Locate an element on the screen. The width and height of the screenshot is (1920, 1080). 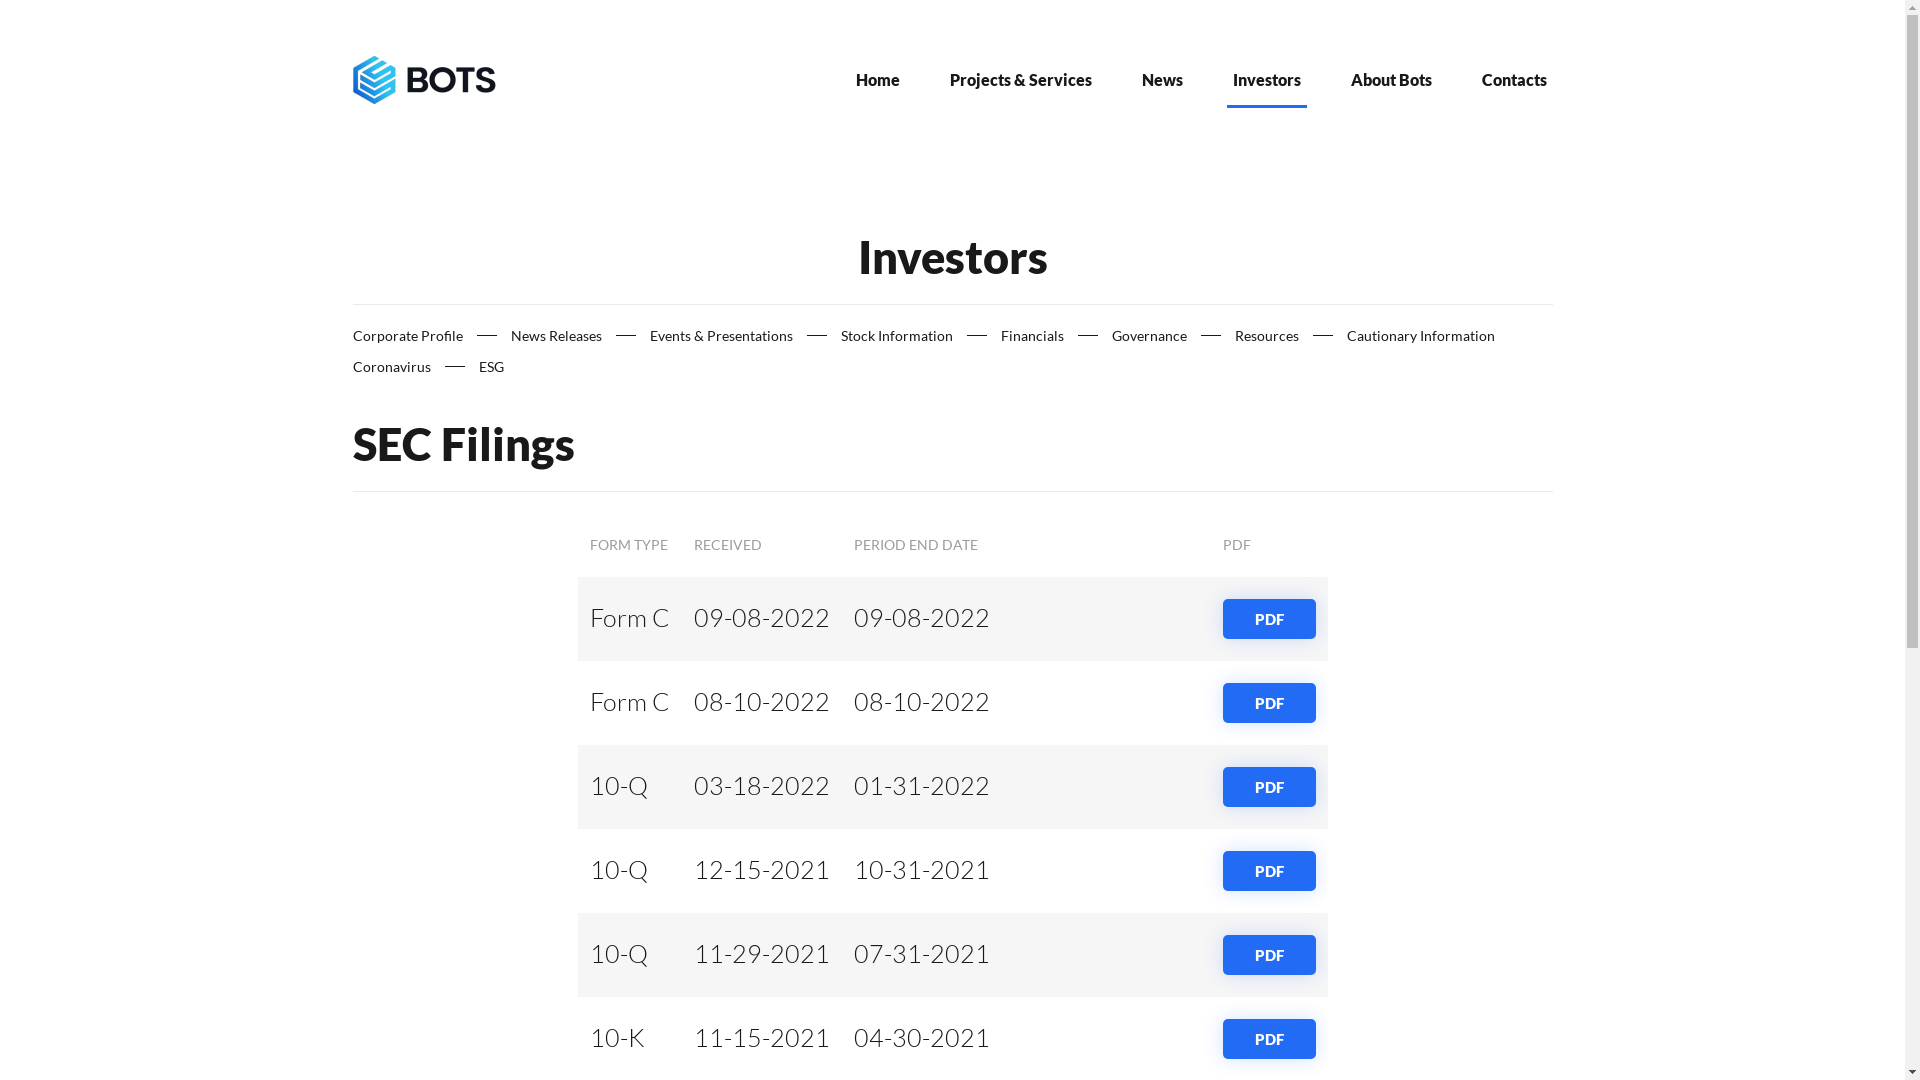
'Investors' is located at coordinates (1224, 79).